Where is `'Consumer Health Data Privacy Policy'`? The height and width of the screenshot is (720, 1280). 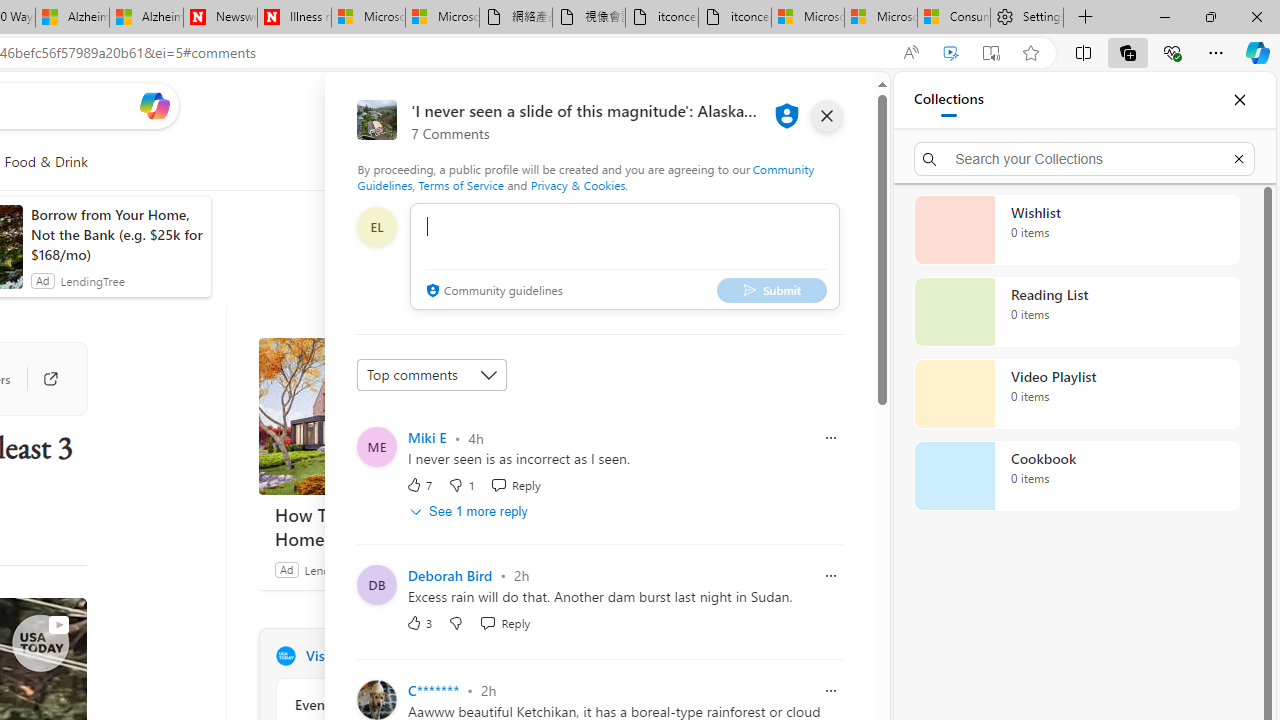 'Consumer Health Data Privacy Policy' is located at coordinates (952, 17).